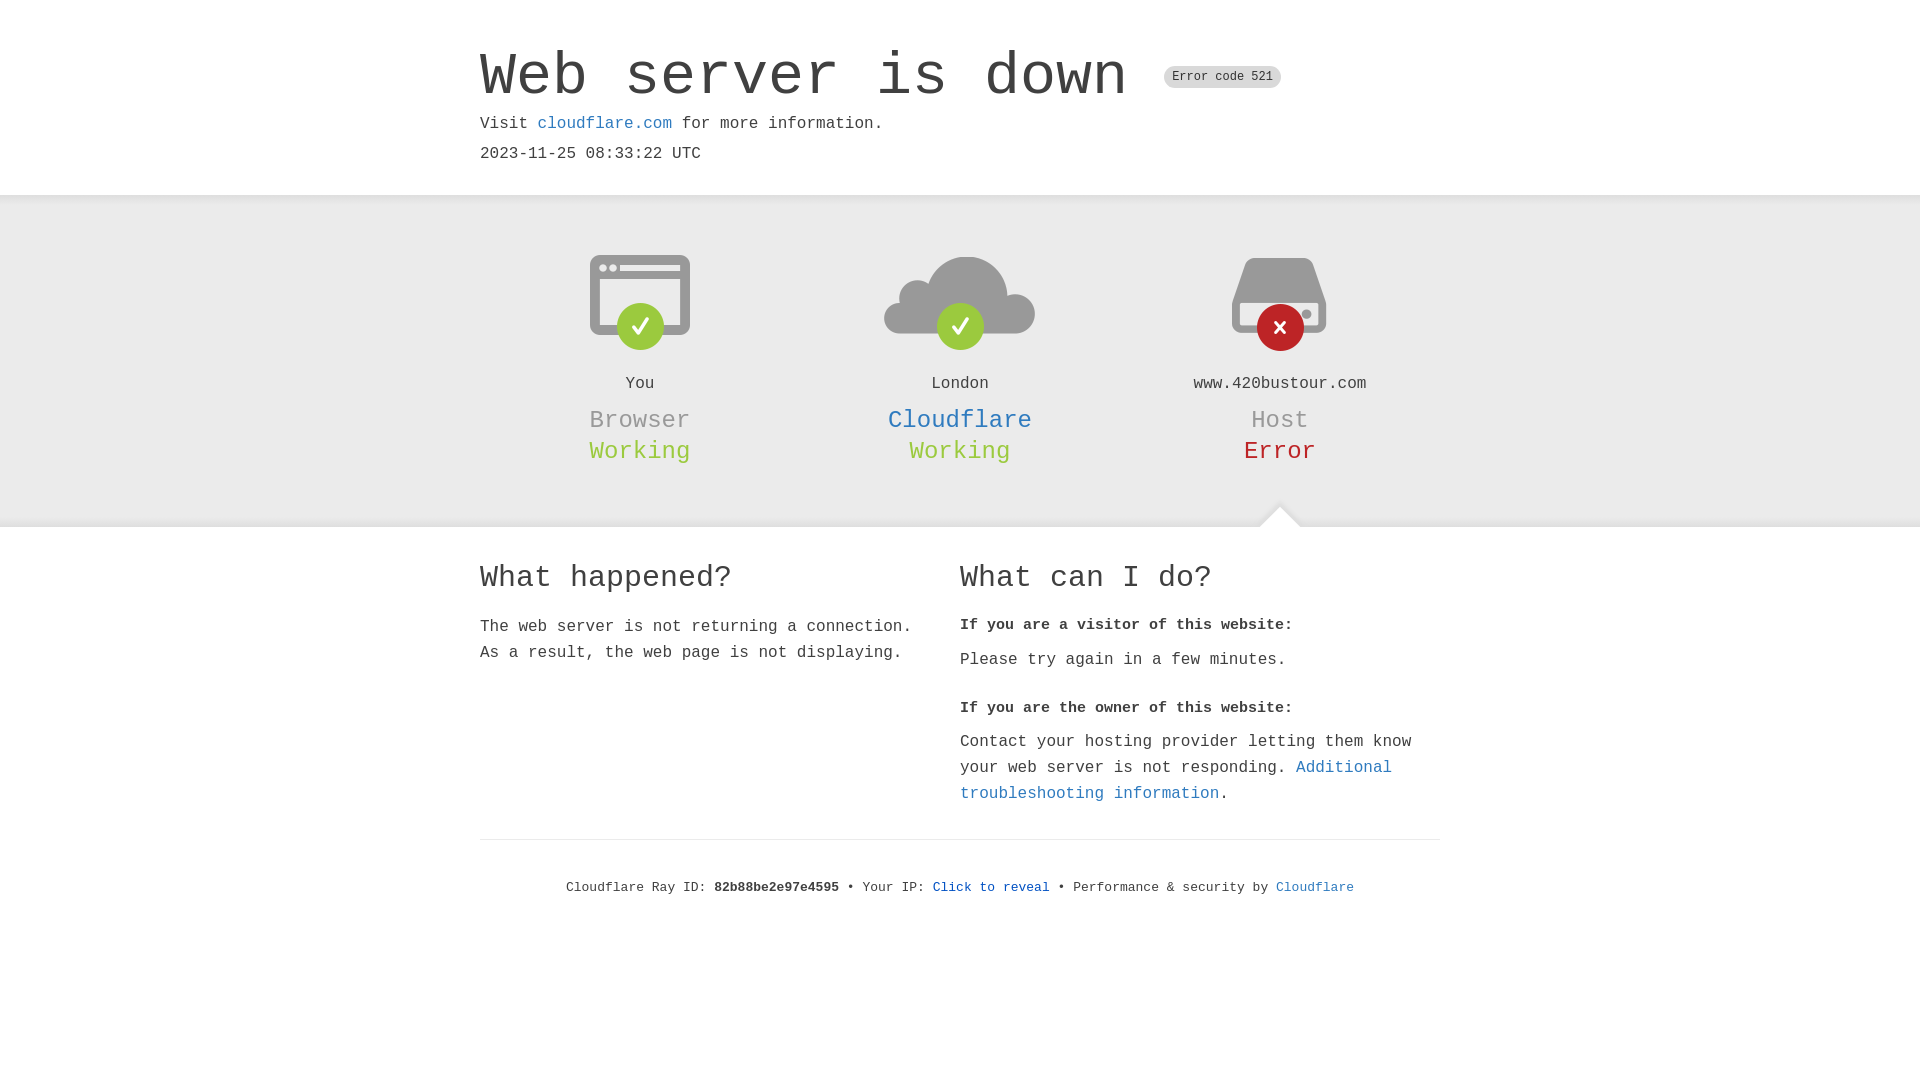 This screenshot has width=1920, height=1080. Describe the element at coordinates (603, 123) in the screenshot. I see `'cloudflare.com'` at that location.